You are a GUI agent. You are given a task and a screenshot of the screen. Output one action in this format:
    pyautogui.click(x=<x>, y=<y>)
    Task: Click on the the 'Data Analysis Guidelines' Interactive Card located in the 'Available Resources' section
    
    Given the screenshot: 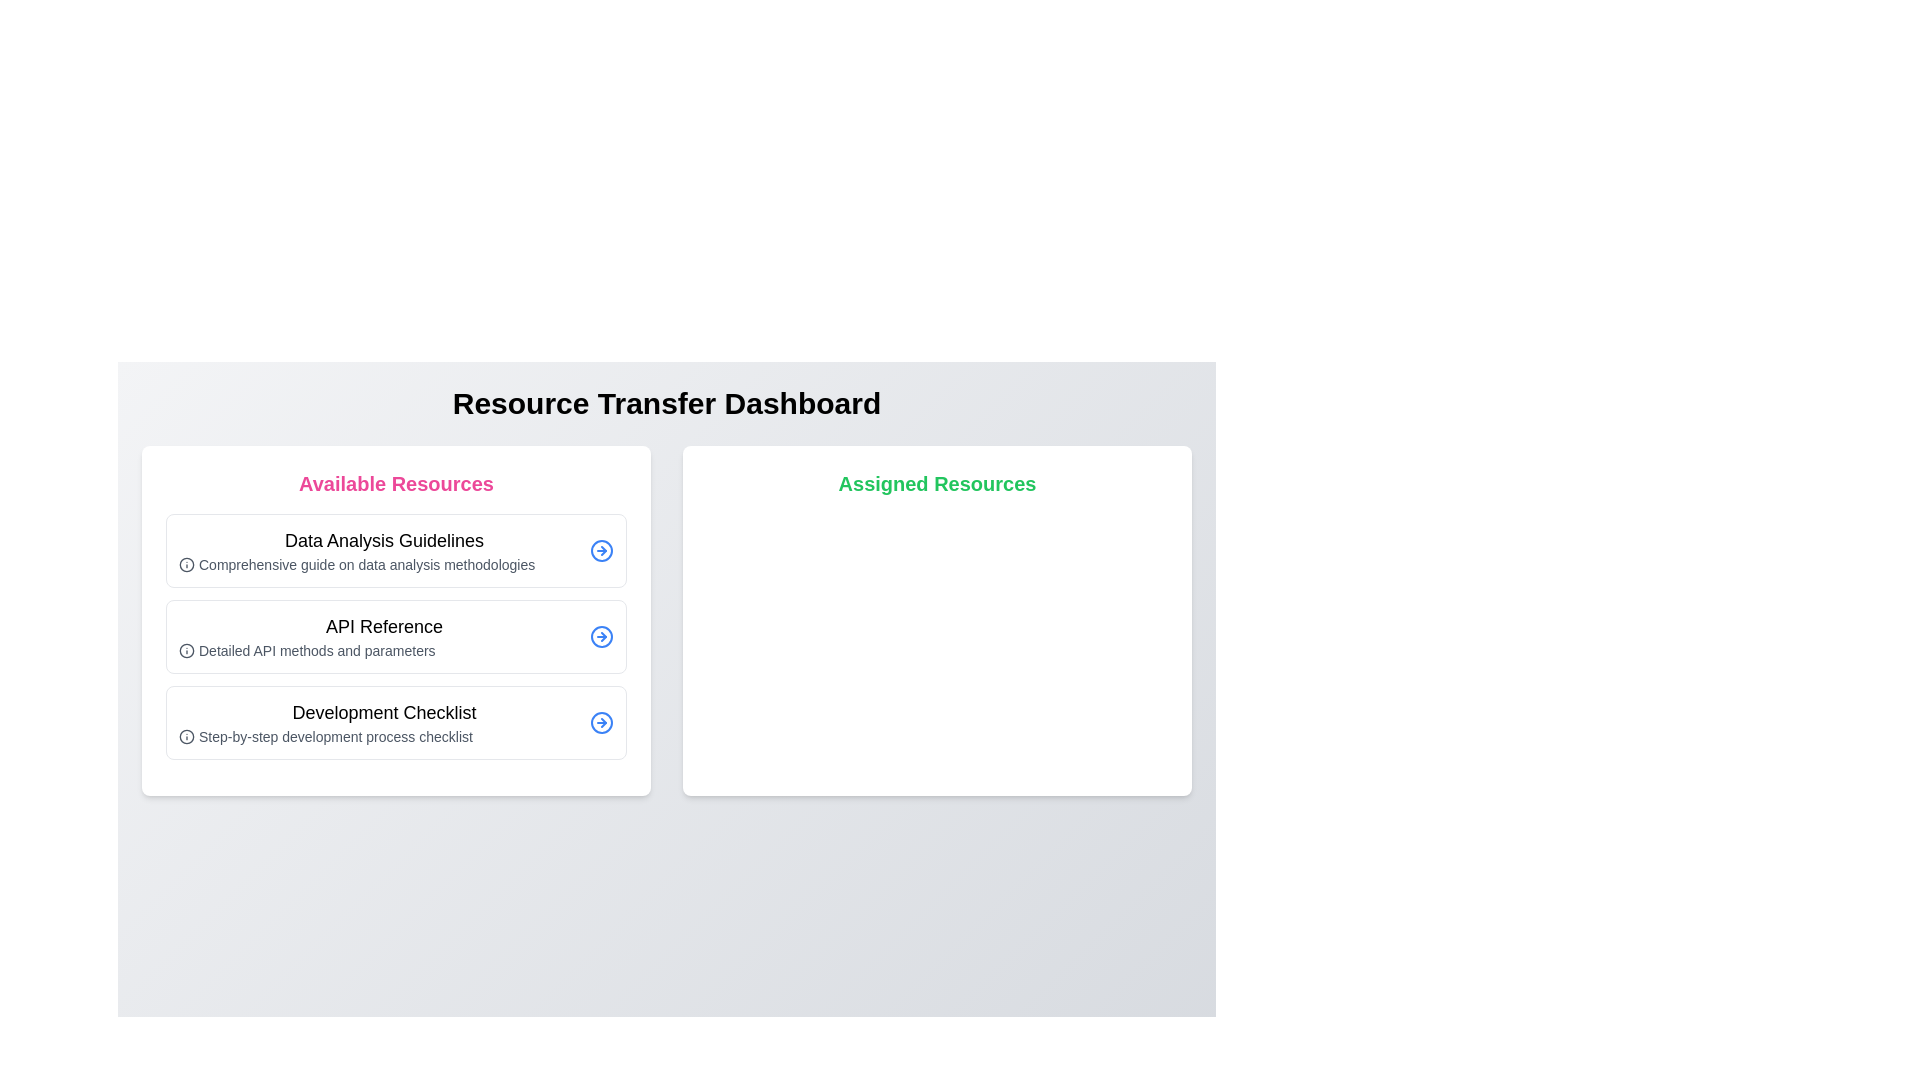 What is the action you would take?
    pyautogui.click(x=396, y=551)
    